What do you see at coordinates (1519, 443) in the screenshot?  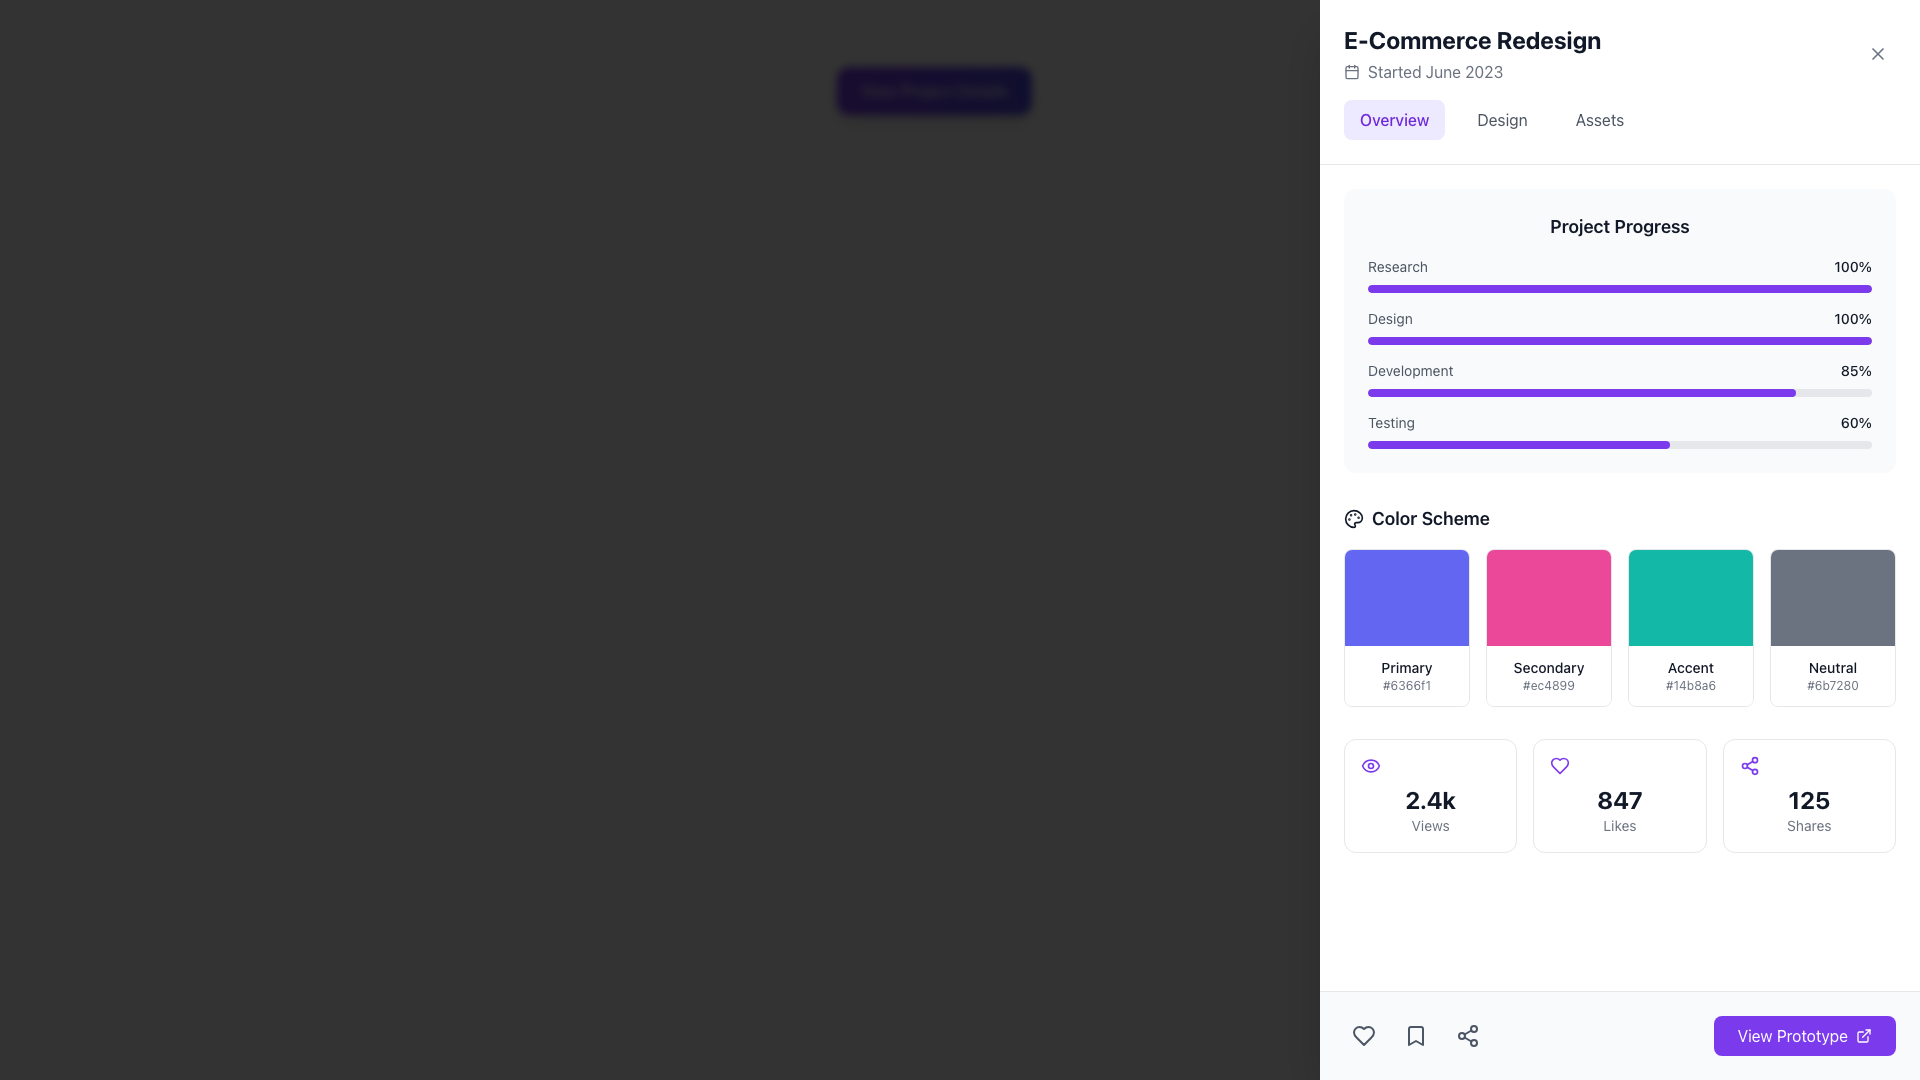 I see `the purple horizontal progress bar indicating 60% completion, located in the 'Project Progress' section under the 'Testing' label` at bounding box center [1519, 443].